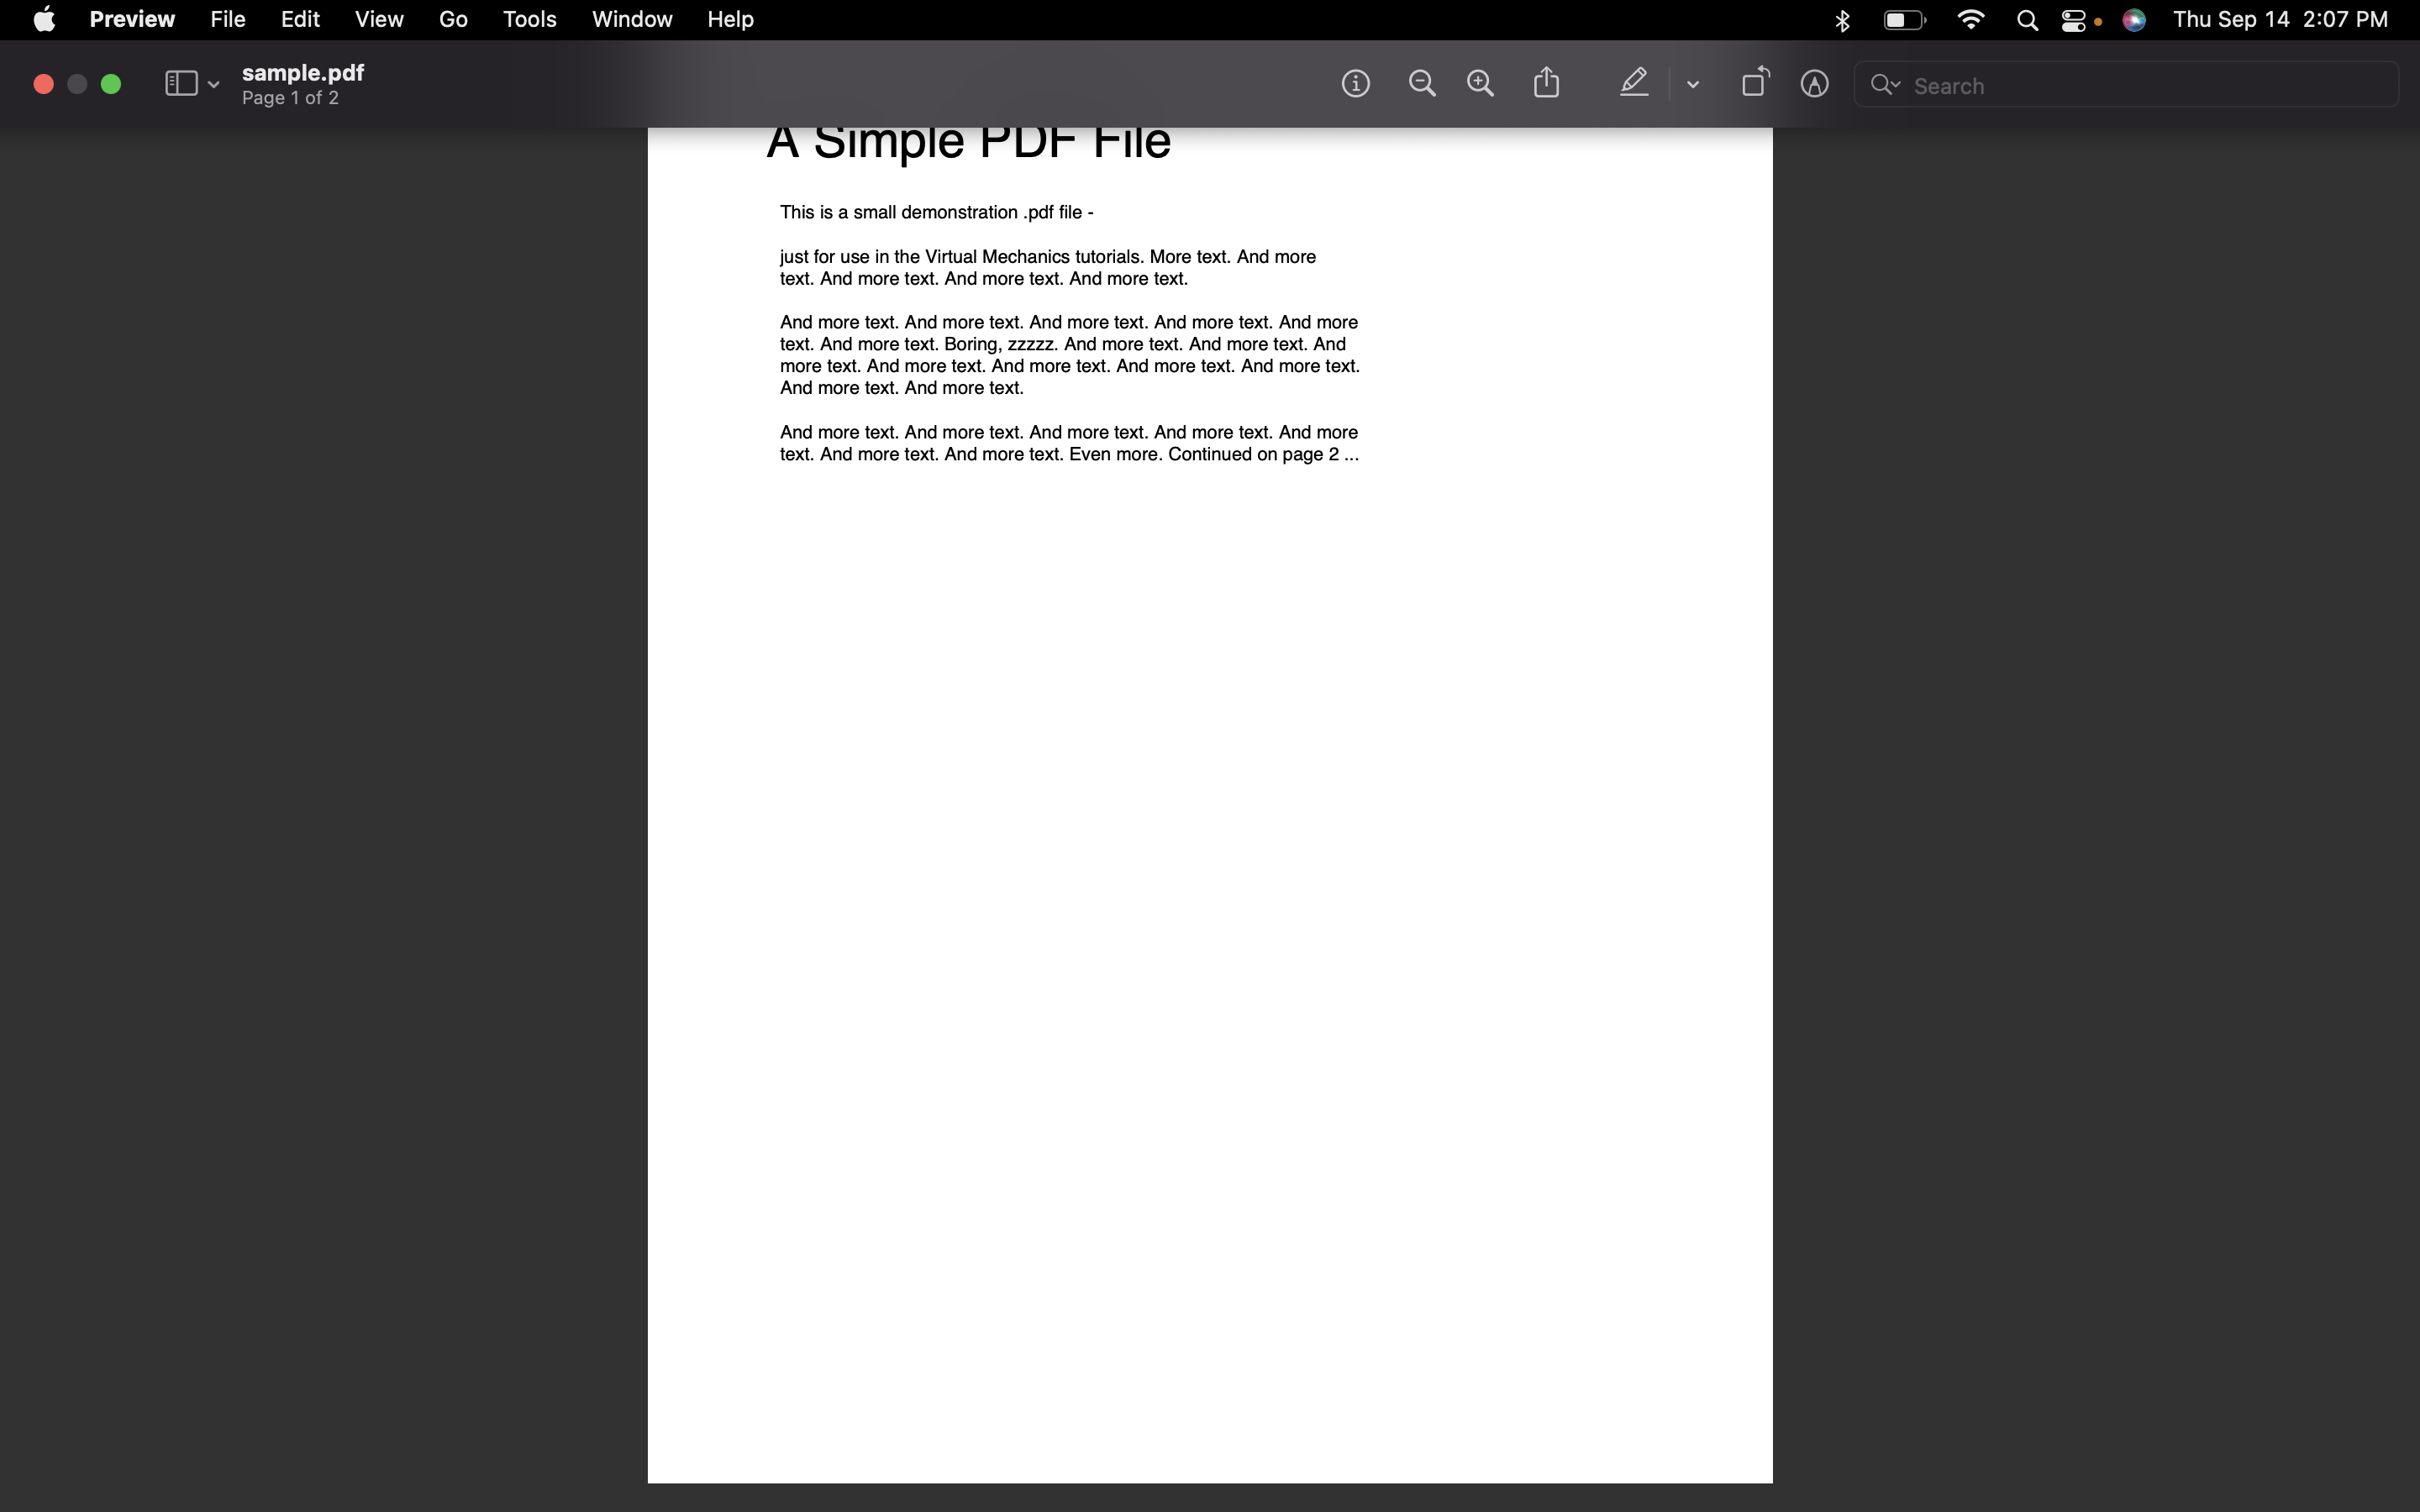  Describe the element at coordinates (2128, 86) in the screenshot. I see `the search option` at that location.